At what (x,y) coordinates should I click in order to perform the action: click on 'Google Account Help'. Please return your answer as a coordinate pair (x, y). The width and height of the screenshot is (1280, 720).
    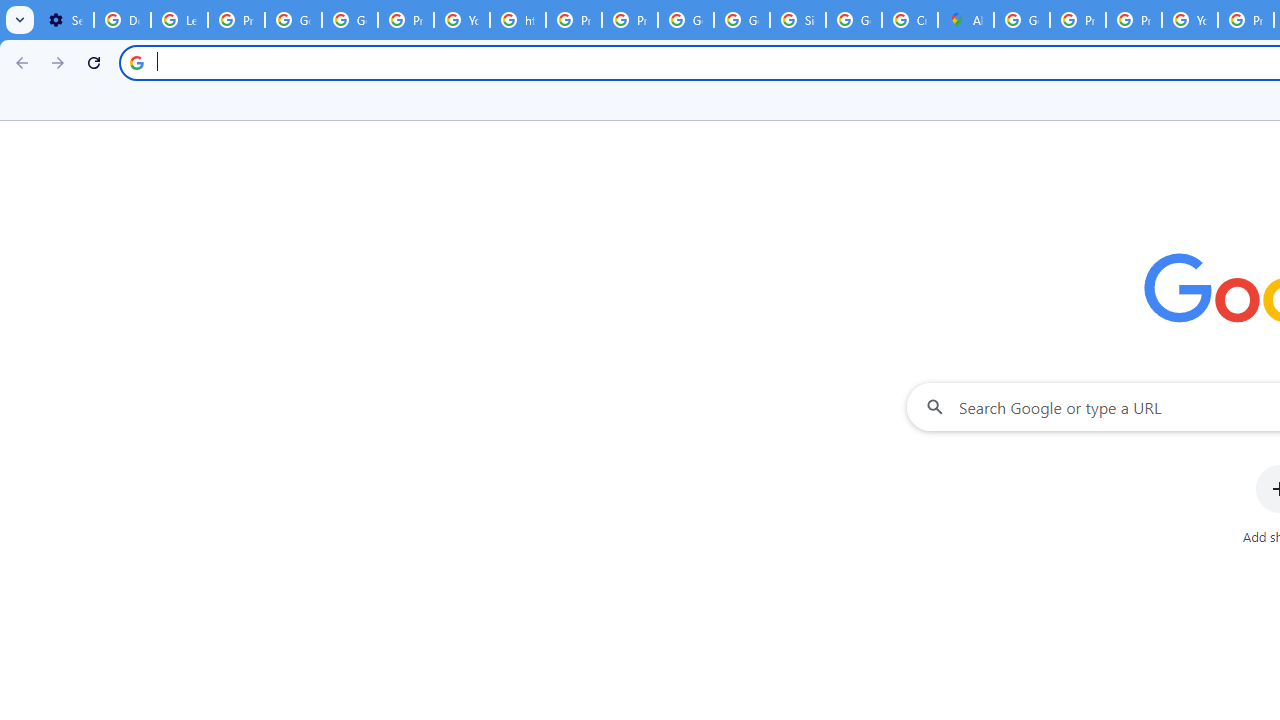
    Looking at the image, I should click on (292, 20).